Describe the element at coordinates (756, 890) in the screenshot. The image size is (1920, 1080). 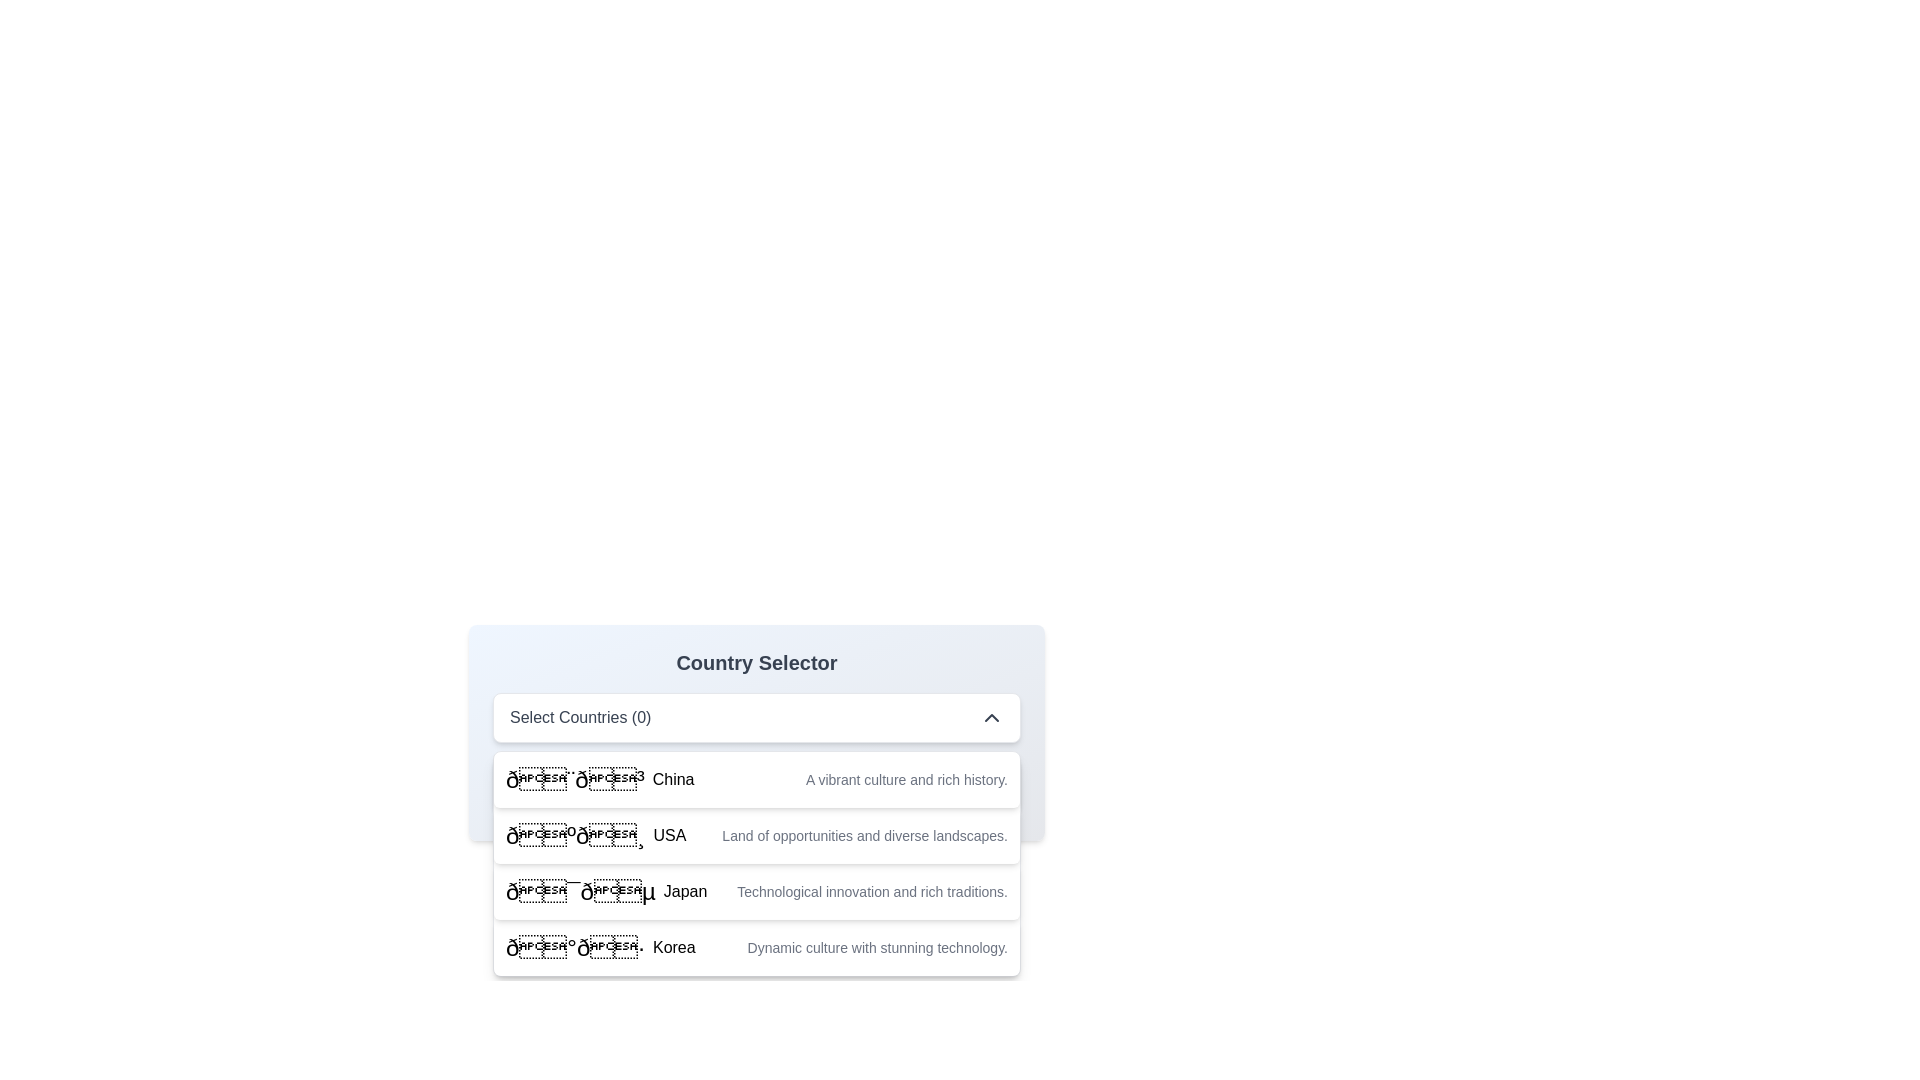
I see `the third list item in the dropdown menu that features the Japan flag emoji and the text 'Japan'` at that location.